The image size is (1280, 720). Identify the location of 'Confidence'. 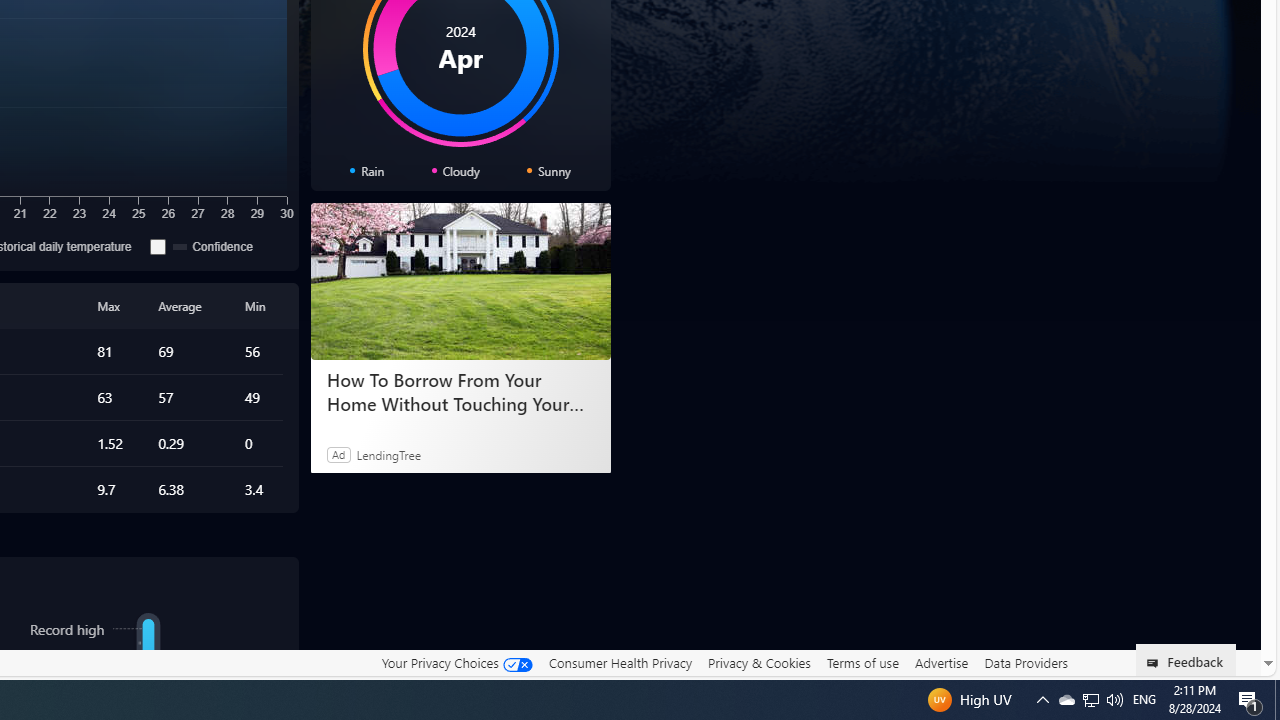
(157, 245).